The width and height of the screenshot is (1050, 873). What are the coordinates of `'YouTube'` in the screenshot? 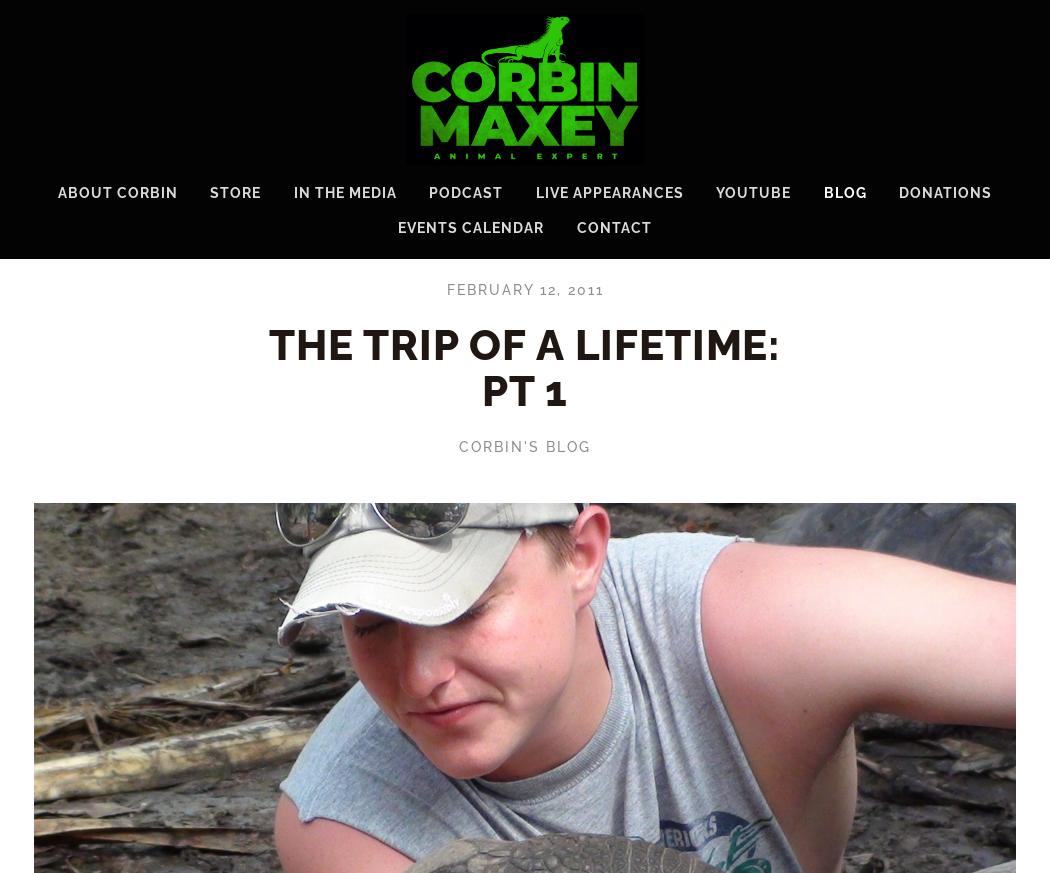 It's located at (753, 190).